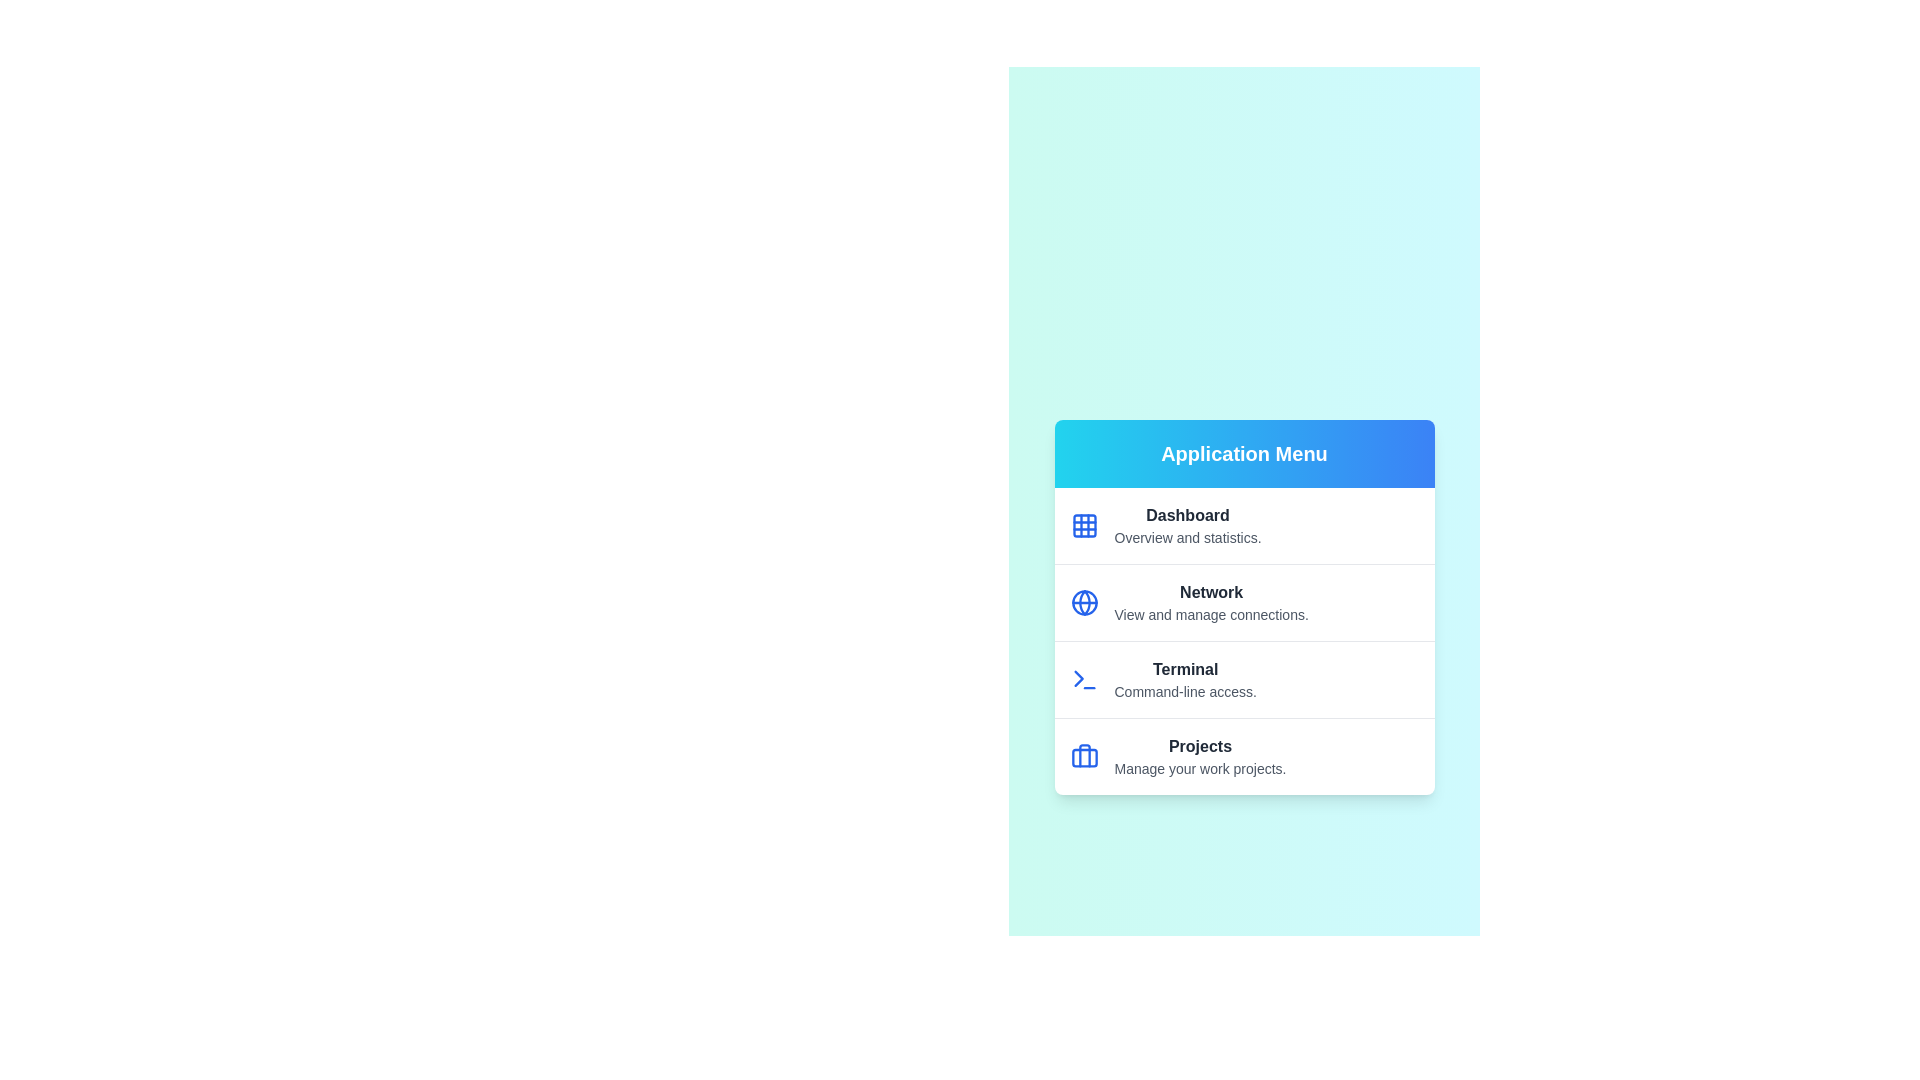 The width and height of the screenshot is (1920, 1080). Describe the element at coordinates (1243, 756) in the screenshot. I see `the menu item labeled Projects to view its hover state` at that location.